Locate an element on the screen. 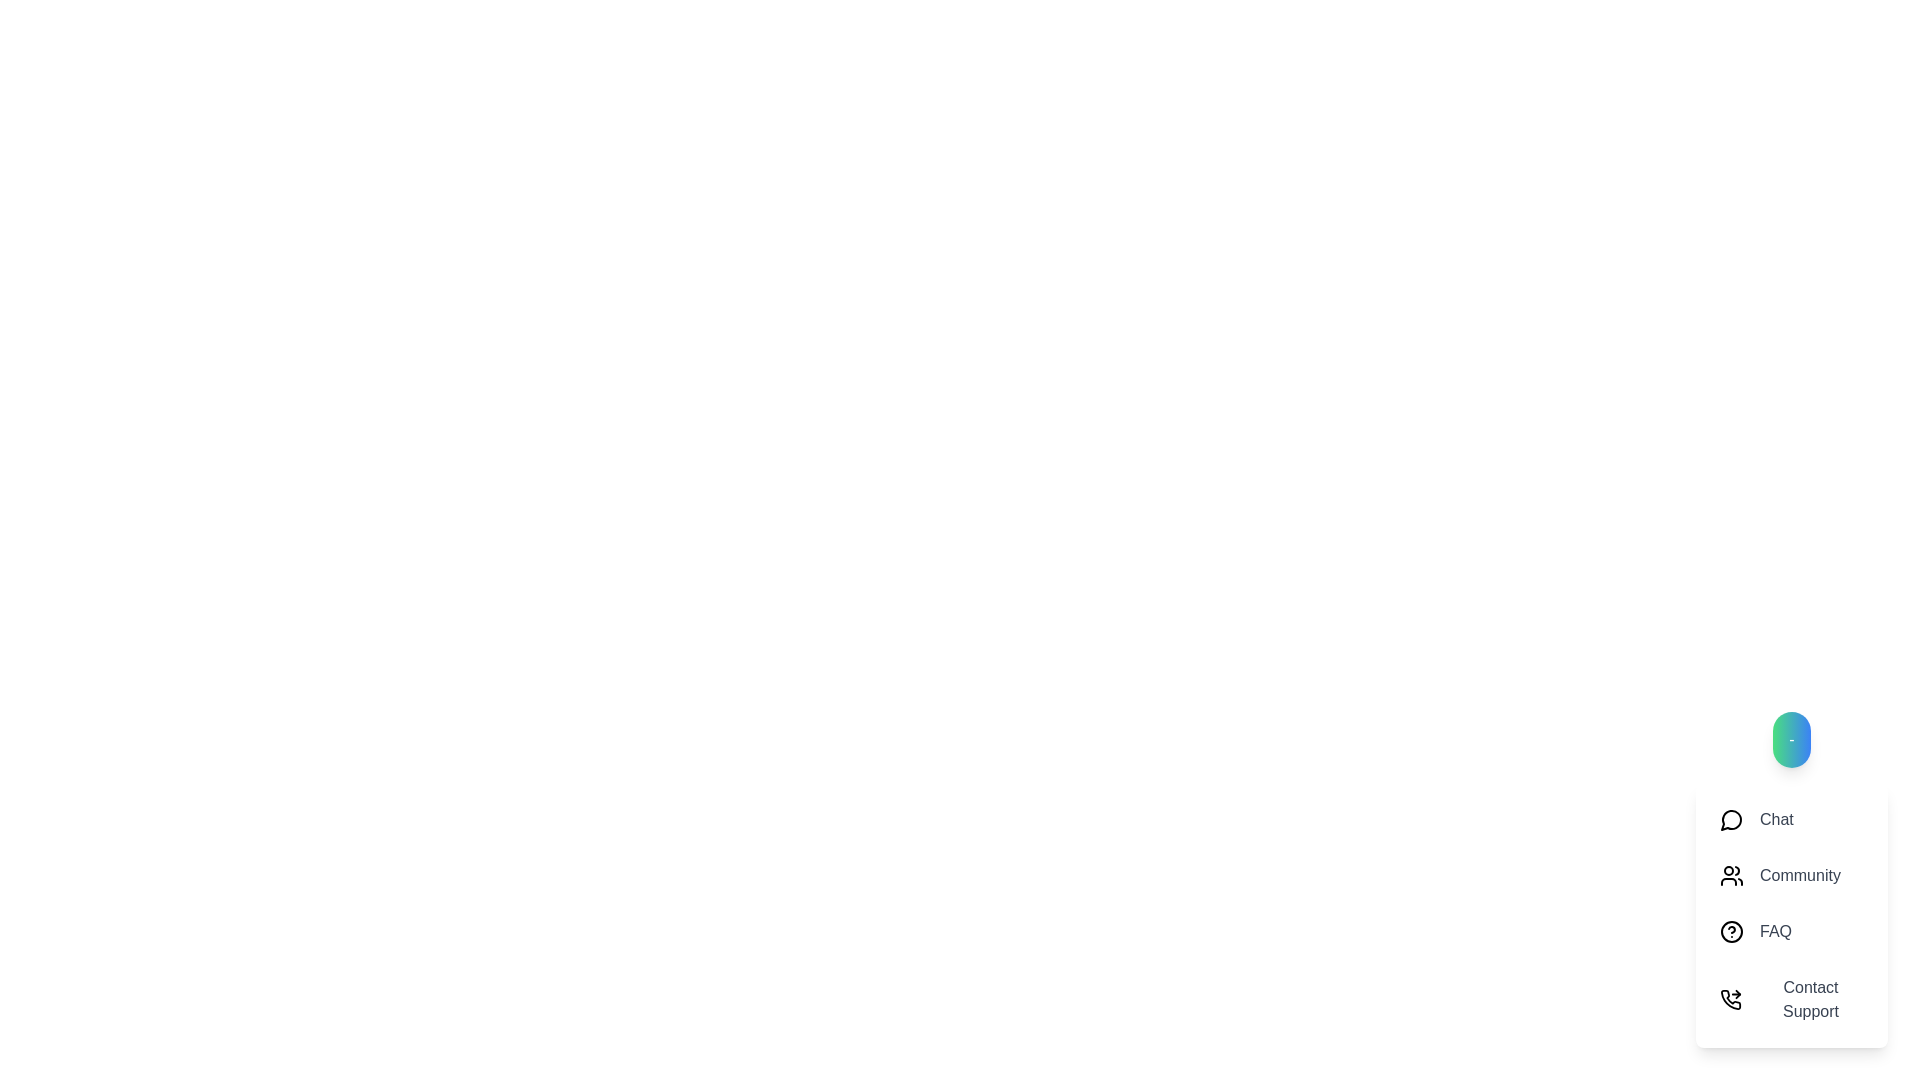  the chat icon located at the leftmost side of the 'Chat' menu is located at coordinates (1731, 820).